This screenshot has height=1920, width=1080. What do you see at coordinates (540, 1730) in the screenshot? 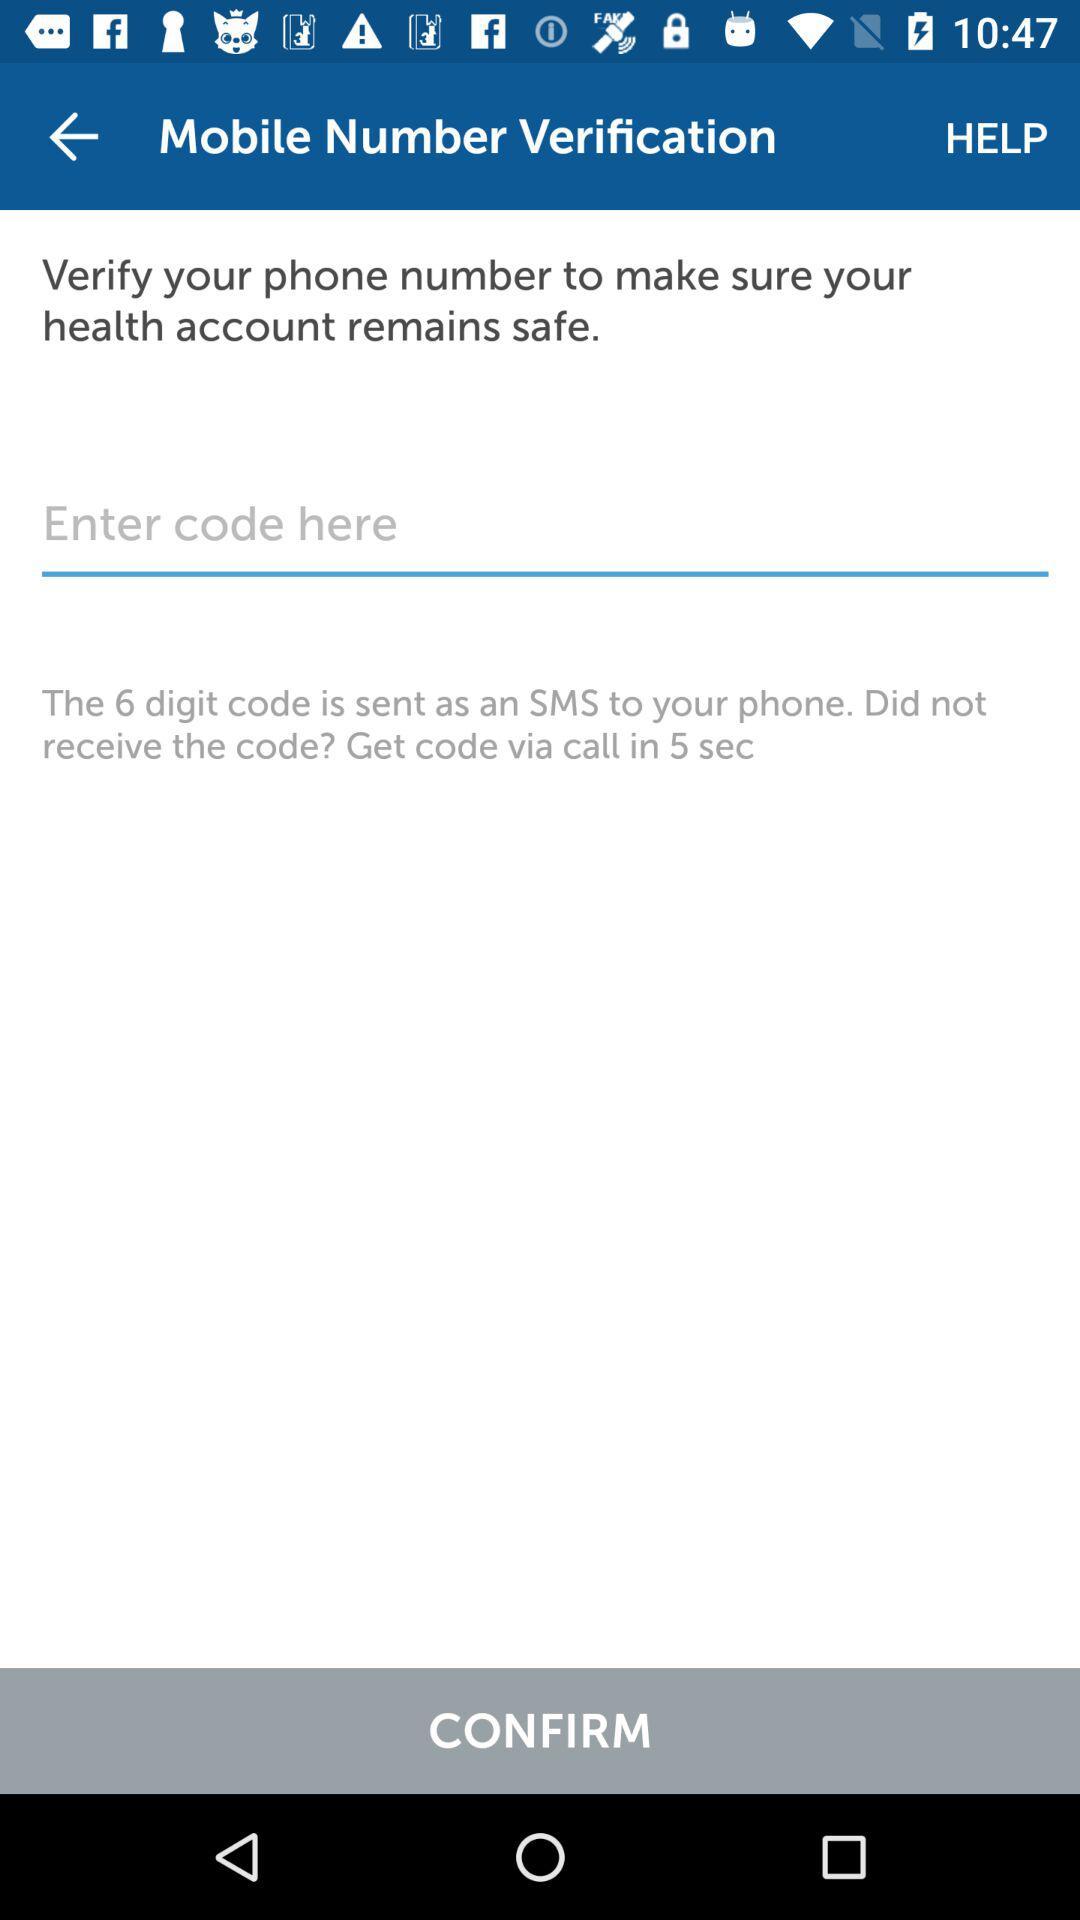
I see `the confirm` at bounding box center [540, 1730].